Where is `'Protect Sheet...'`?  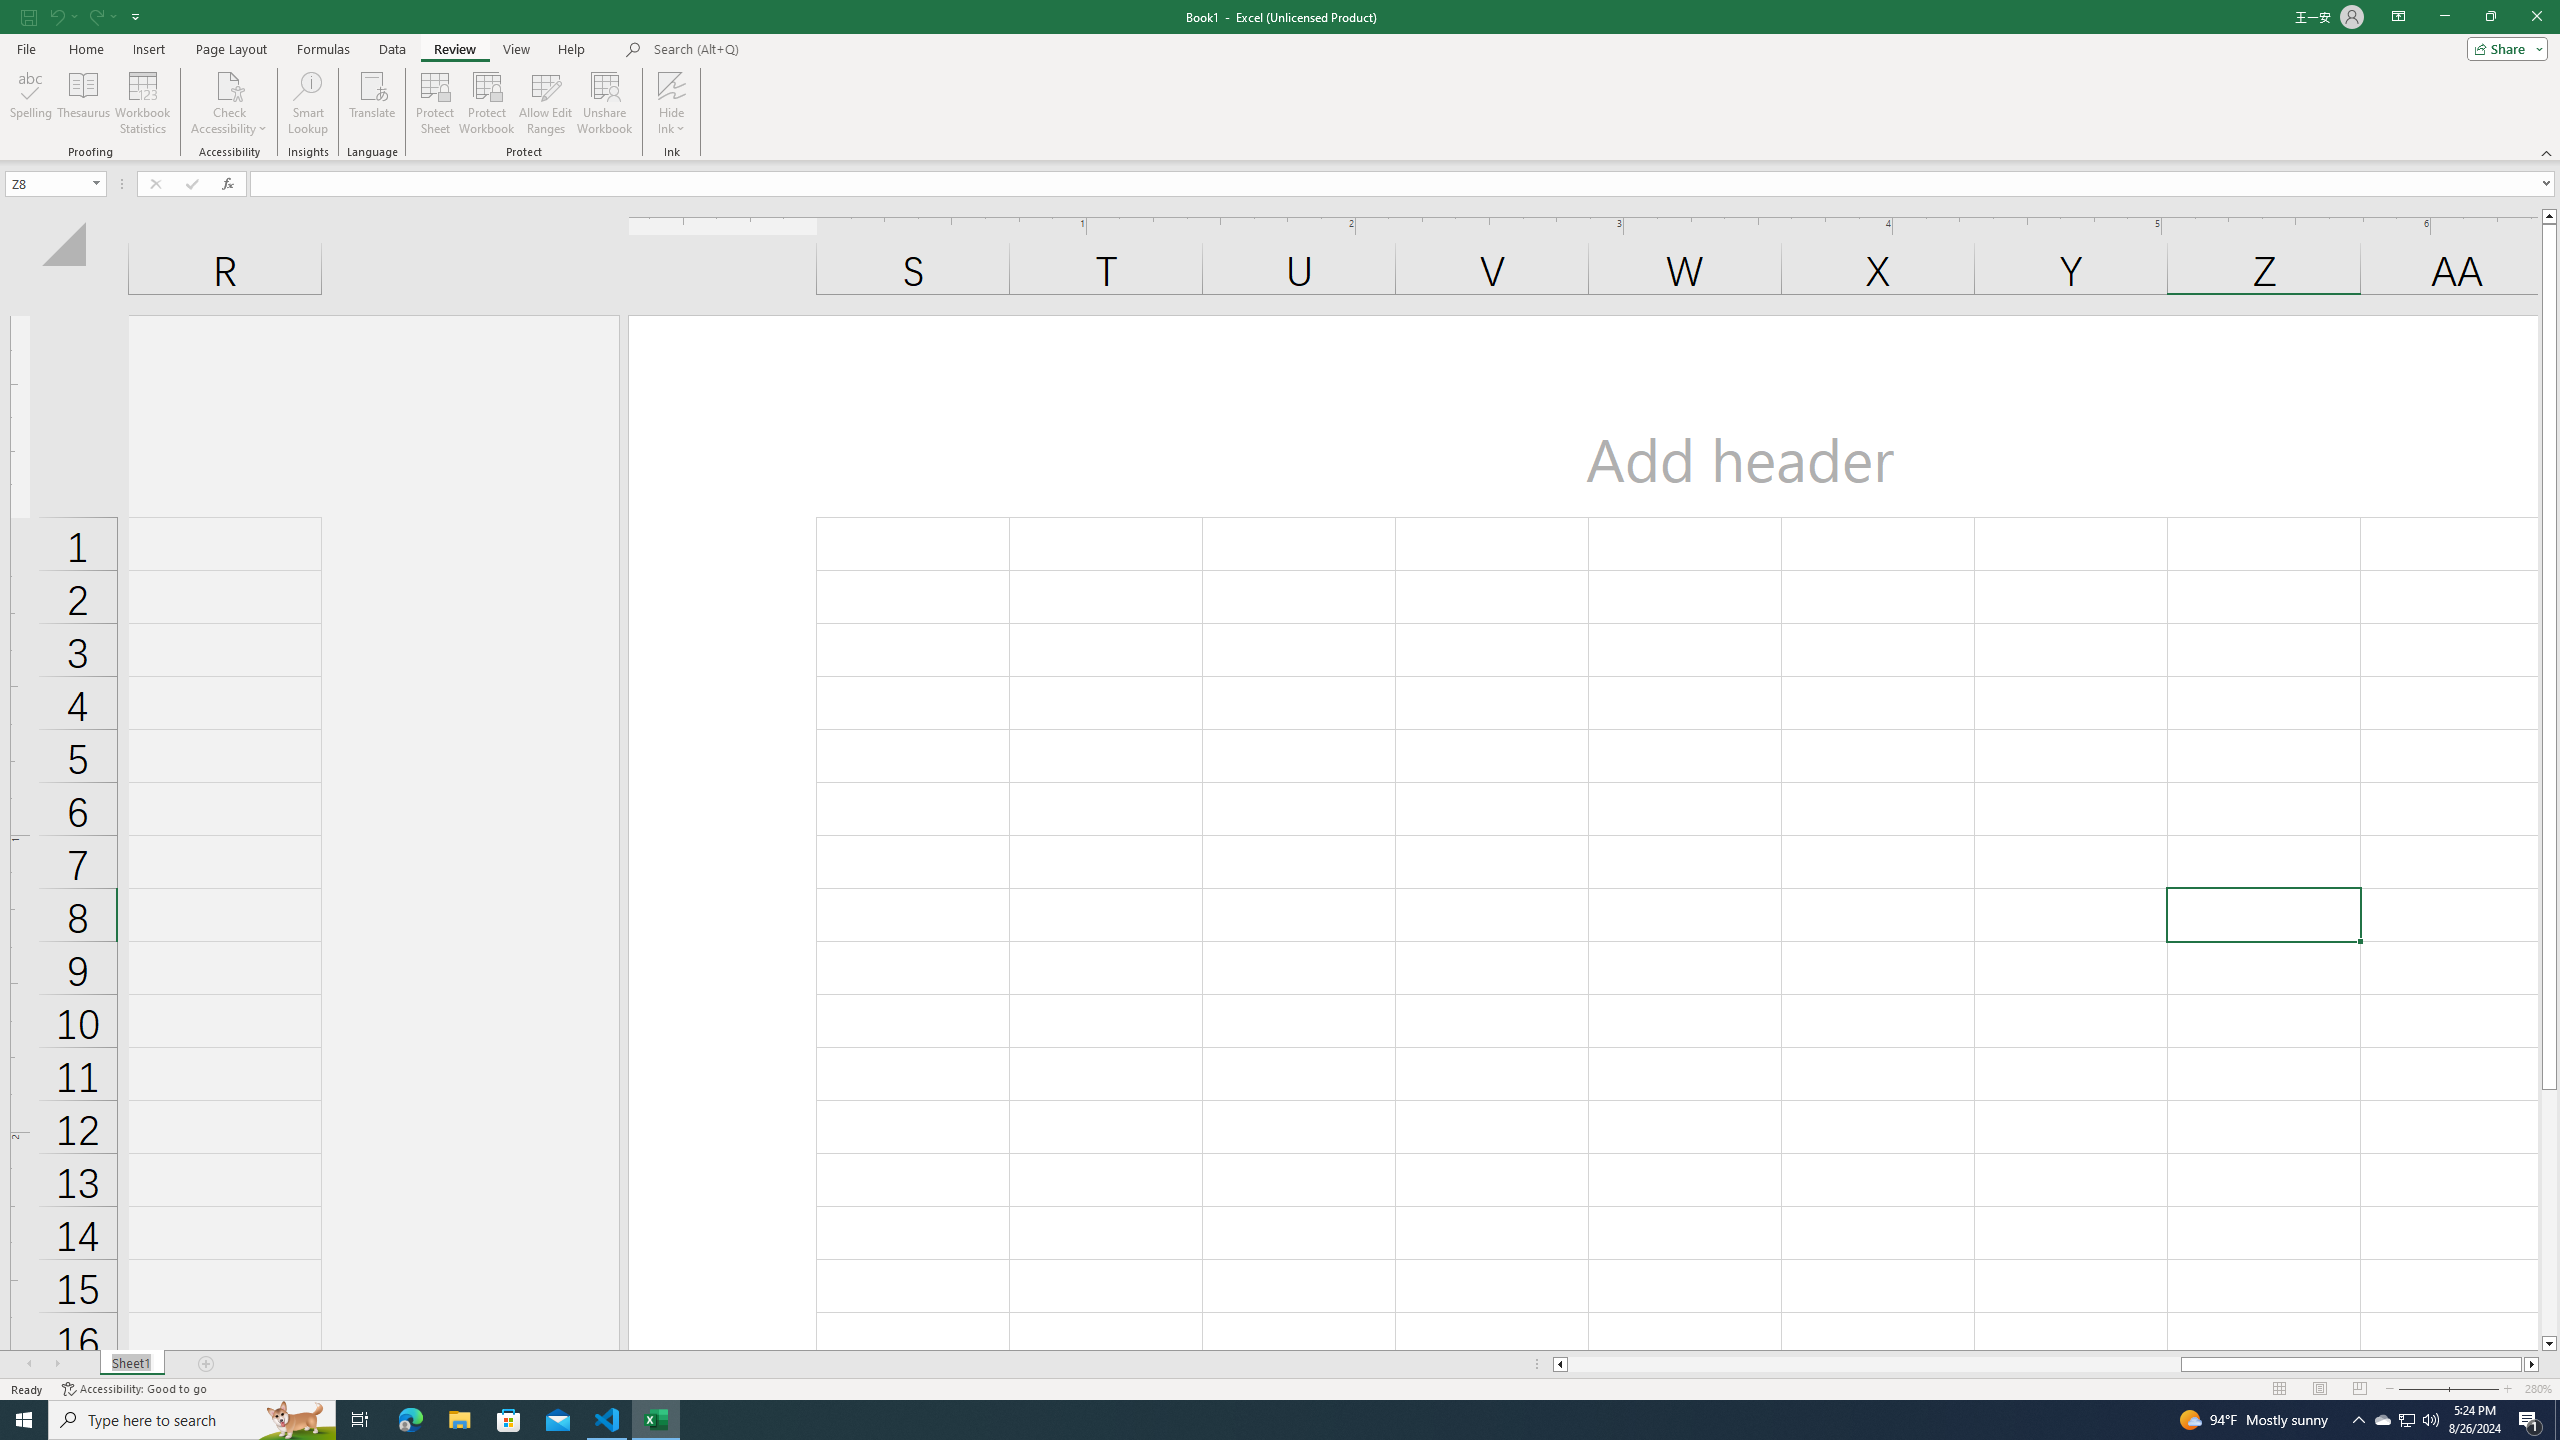 'Protect Sheet...' is located at coordinates (436, 103).